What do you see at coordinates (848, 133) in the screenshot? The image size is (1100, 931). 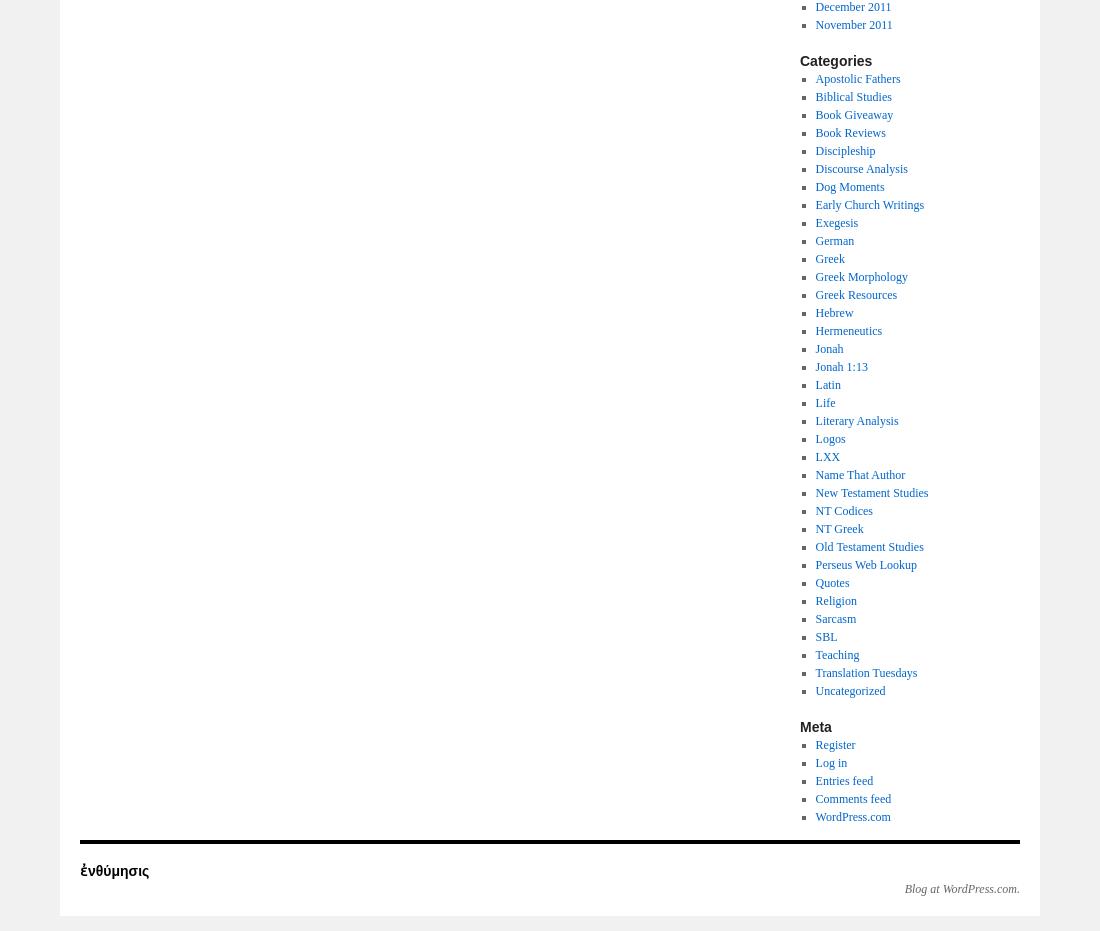 I see `'Book Reviews'` at bounding box center [848, 133].